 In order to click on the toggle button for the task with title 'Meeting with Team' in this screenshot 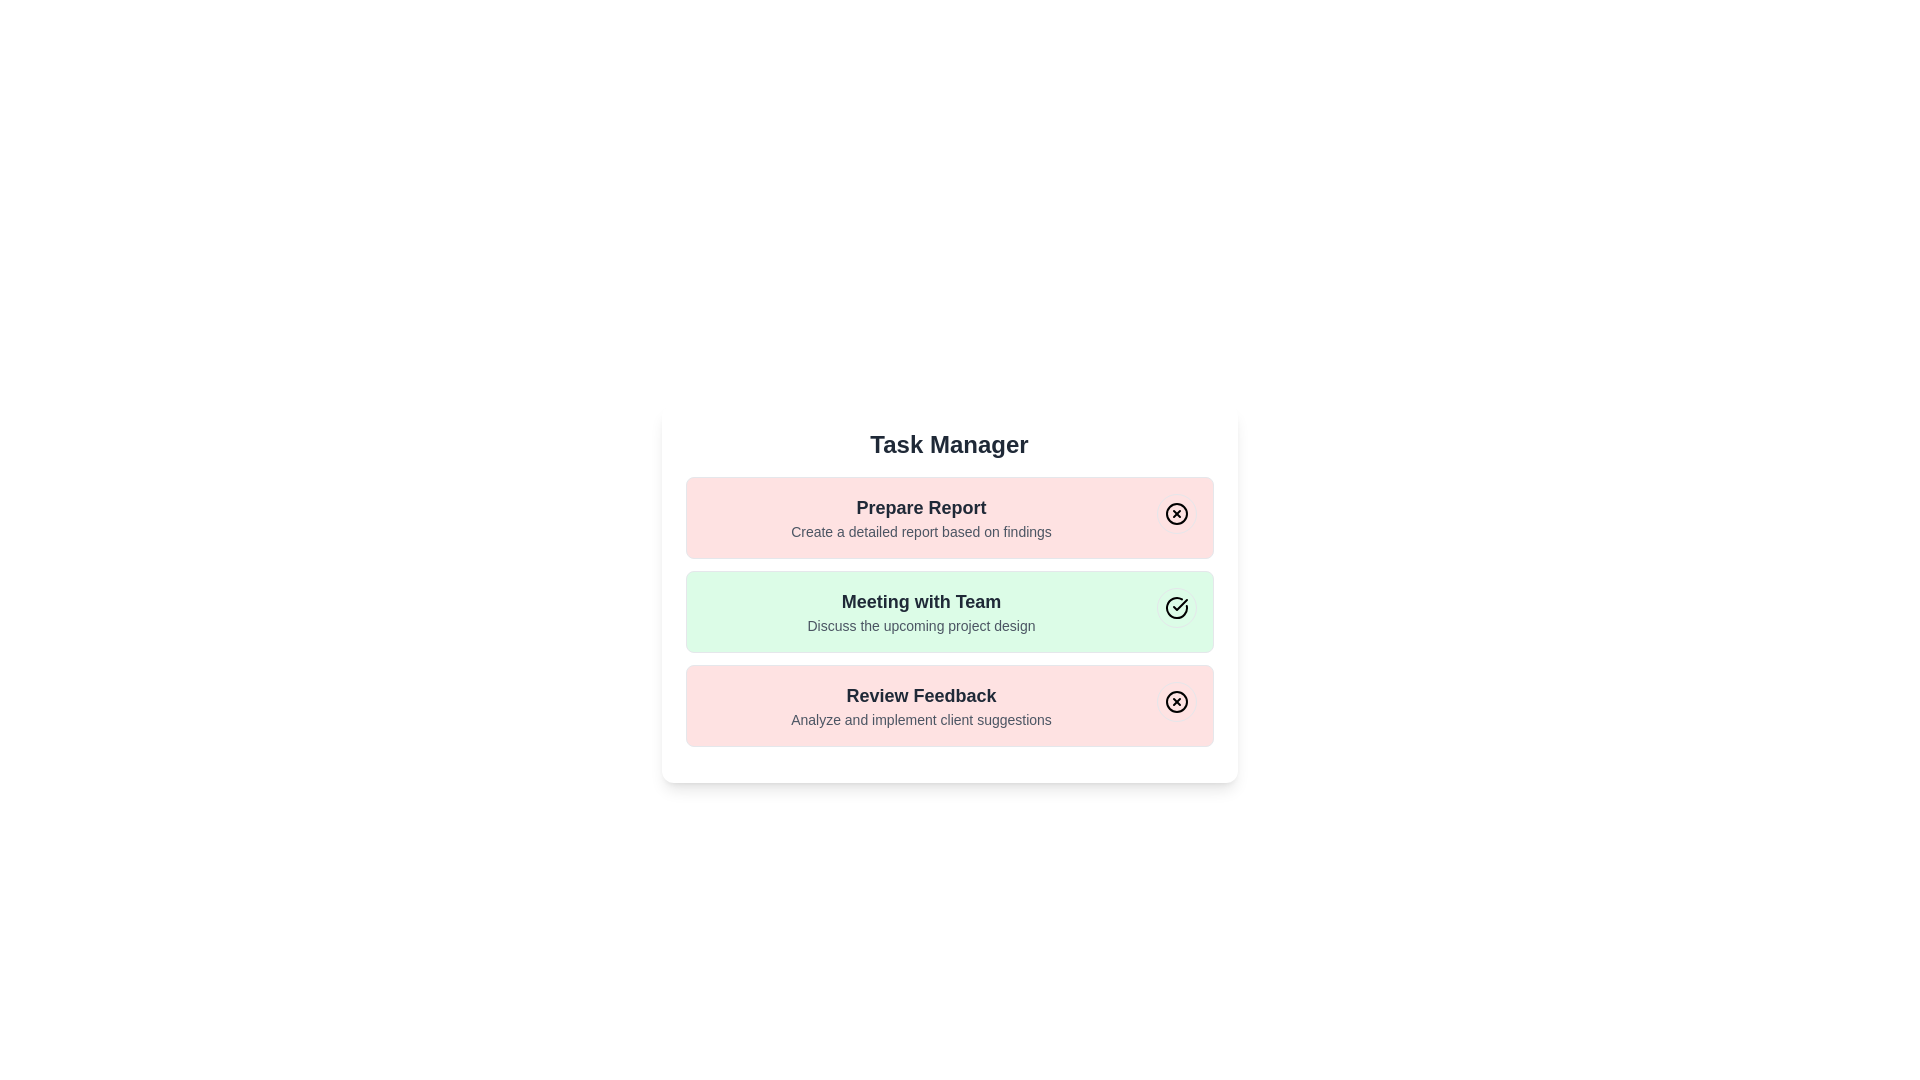, I will do `click(1176, 607)`.